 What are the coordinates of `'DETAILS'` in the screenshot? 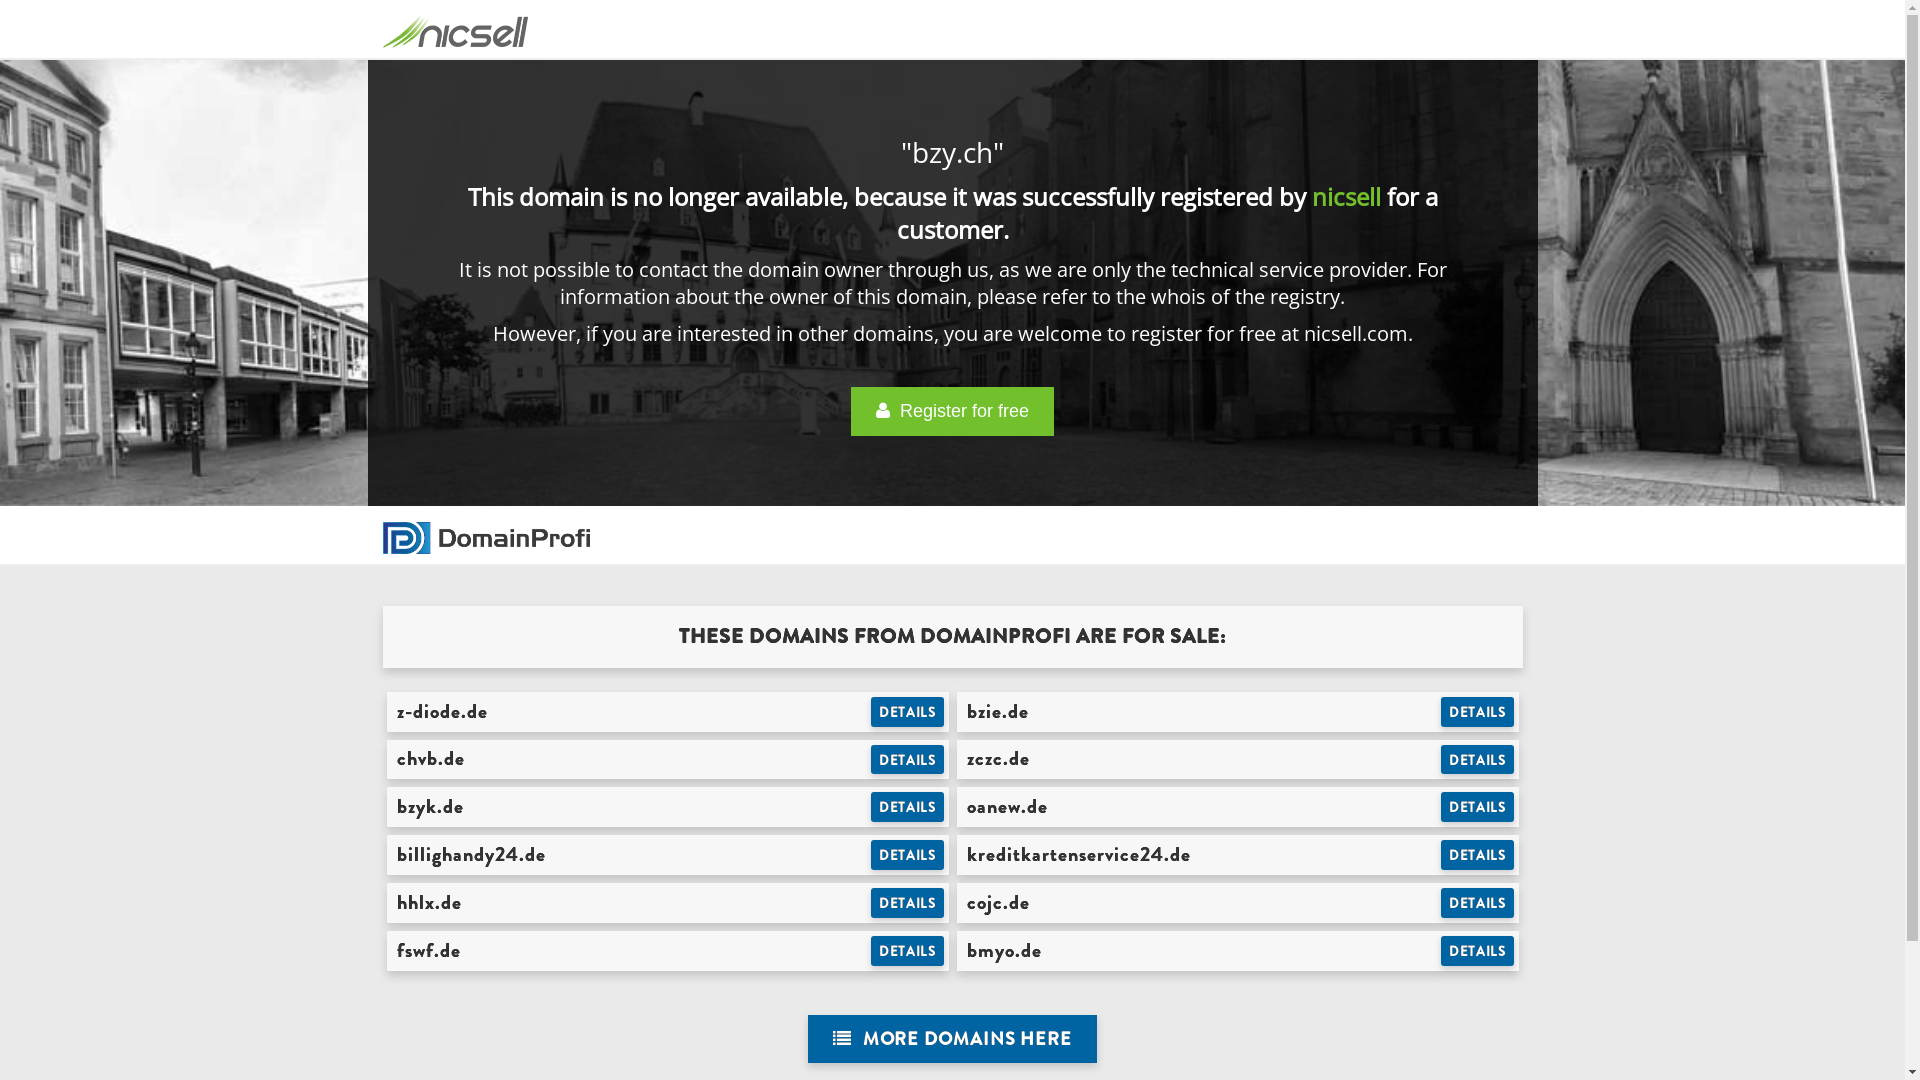 It's located at (870, 902).